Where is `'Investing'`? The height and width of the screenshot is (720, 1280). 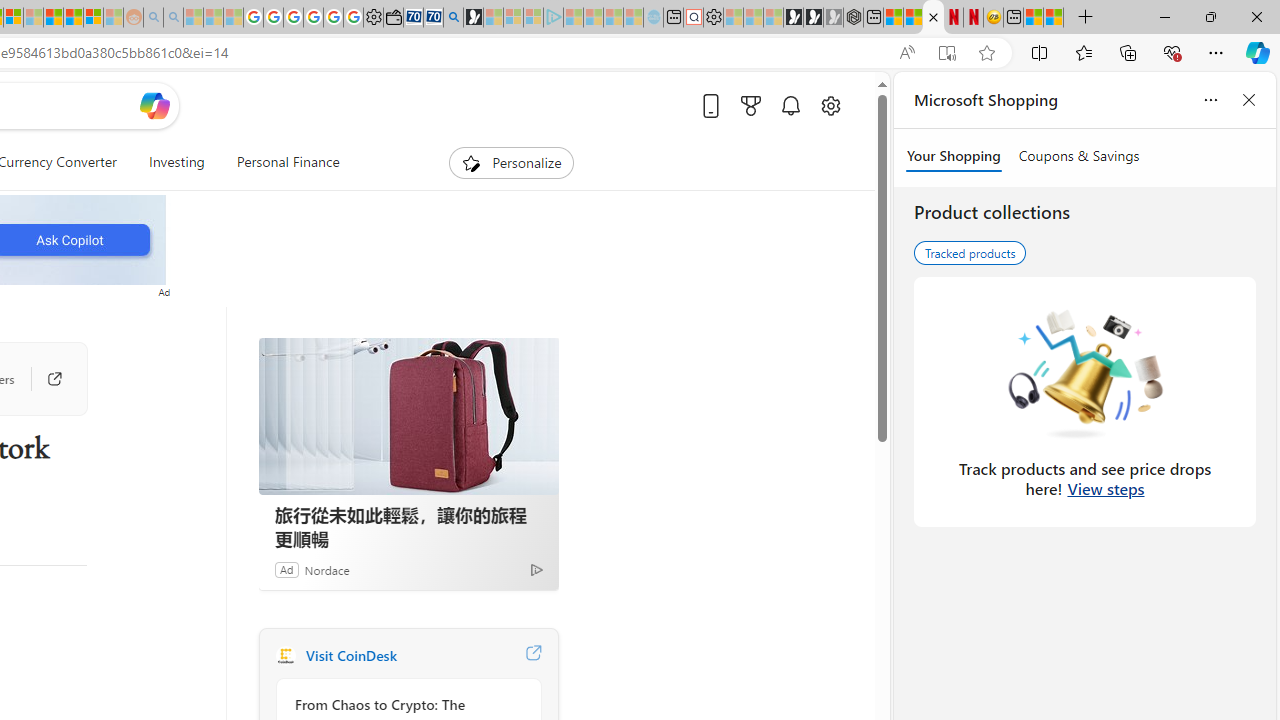 'Investing' is located at coordinates (176, 162).